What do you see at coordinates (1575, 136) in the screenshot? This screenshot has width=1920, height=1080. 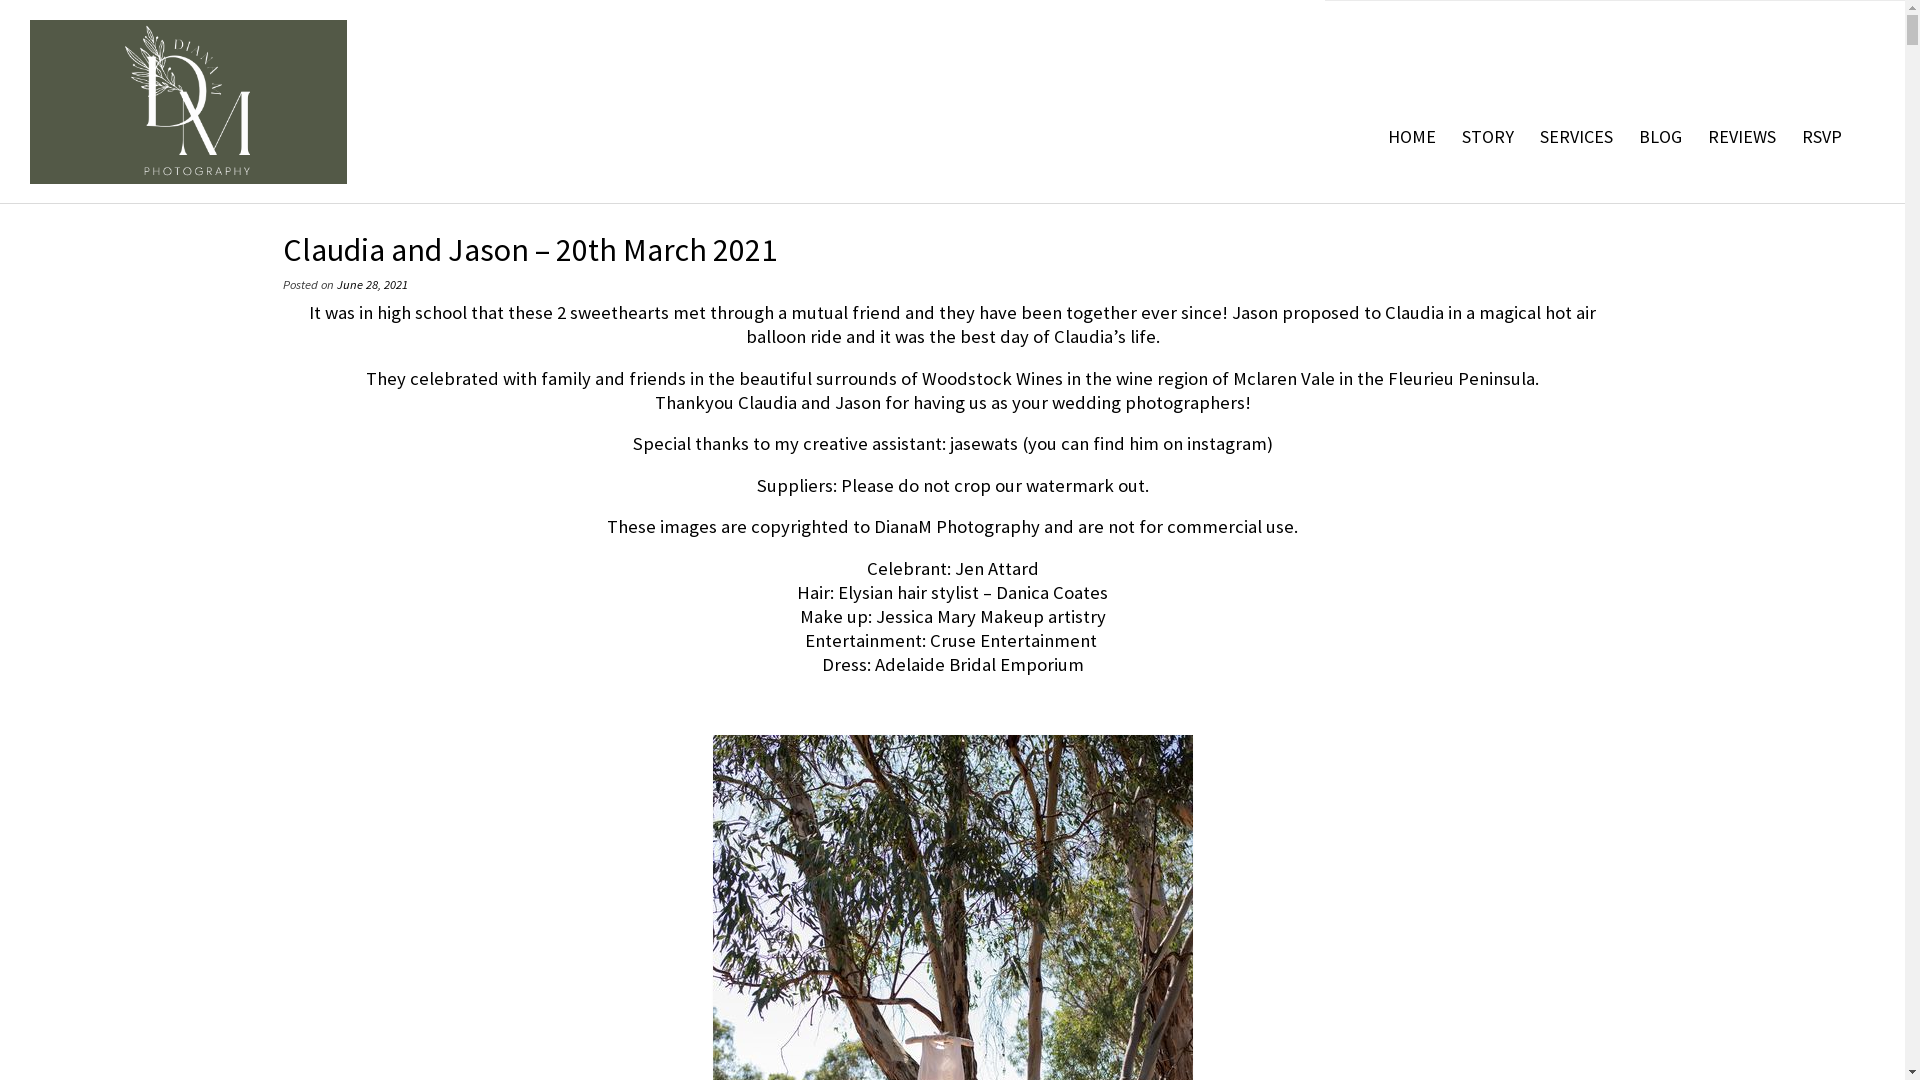 I see `'SERVICES'` at bounding box center [1575, 136].